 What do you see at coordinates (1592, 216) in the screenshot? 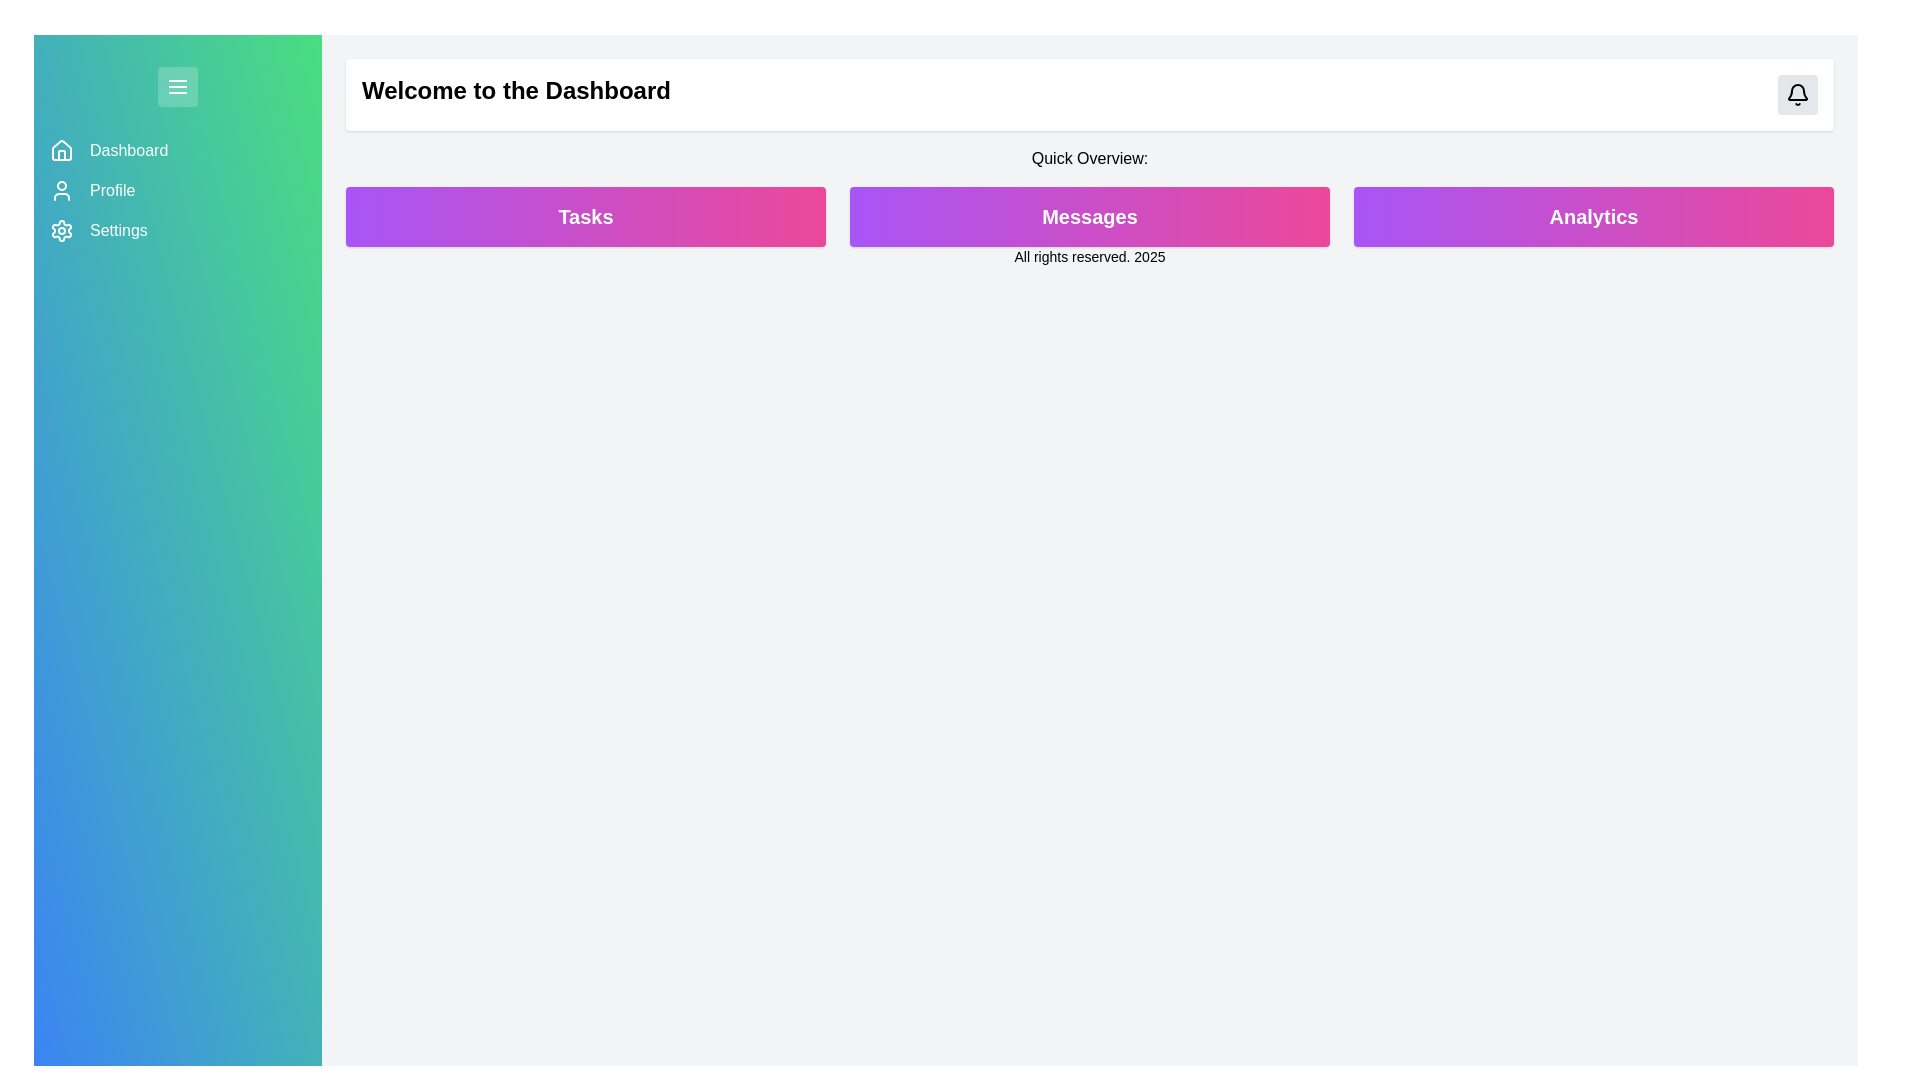
I see `the 'Analytics' text label, which serves as a descriptive title for its section, located at the rightmost side of the row with similar sections like 'Tasks' and 'Messages'` at bounding box center [1592, 216].